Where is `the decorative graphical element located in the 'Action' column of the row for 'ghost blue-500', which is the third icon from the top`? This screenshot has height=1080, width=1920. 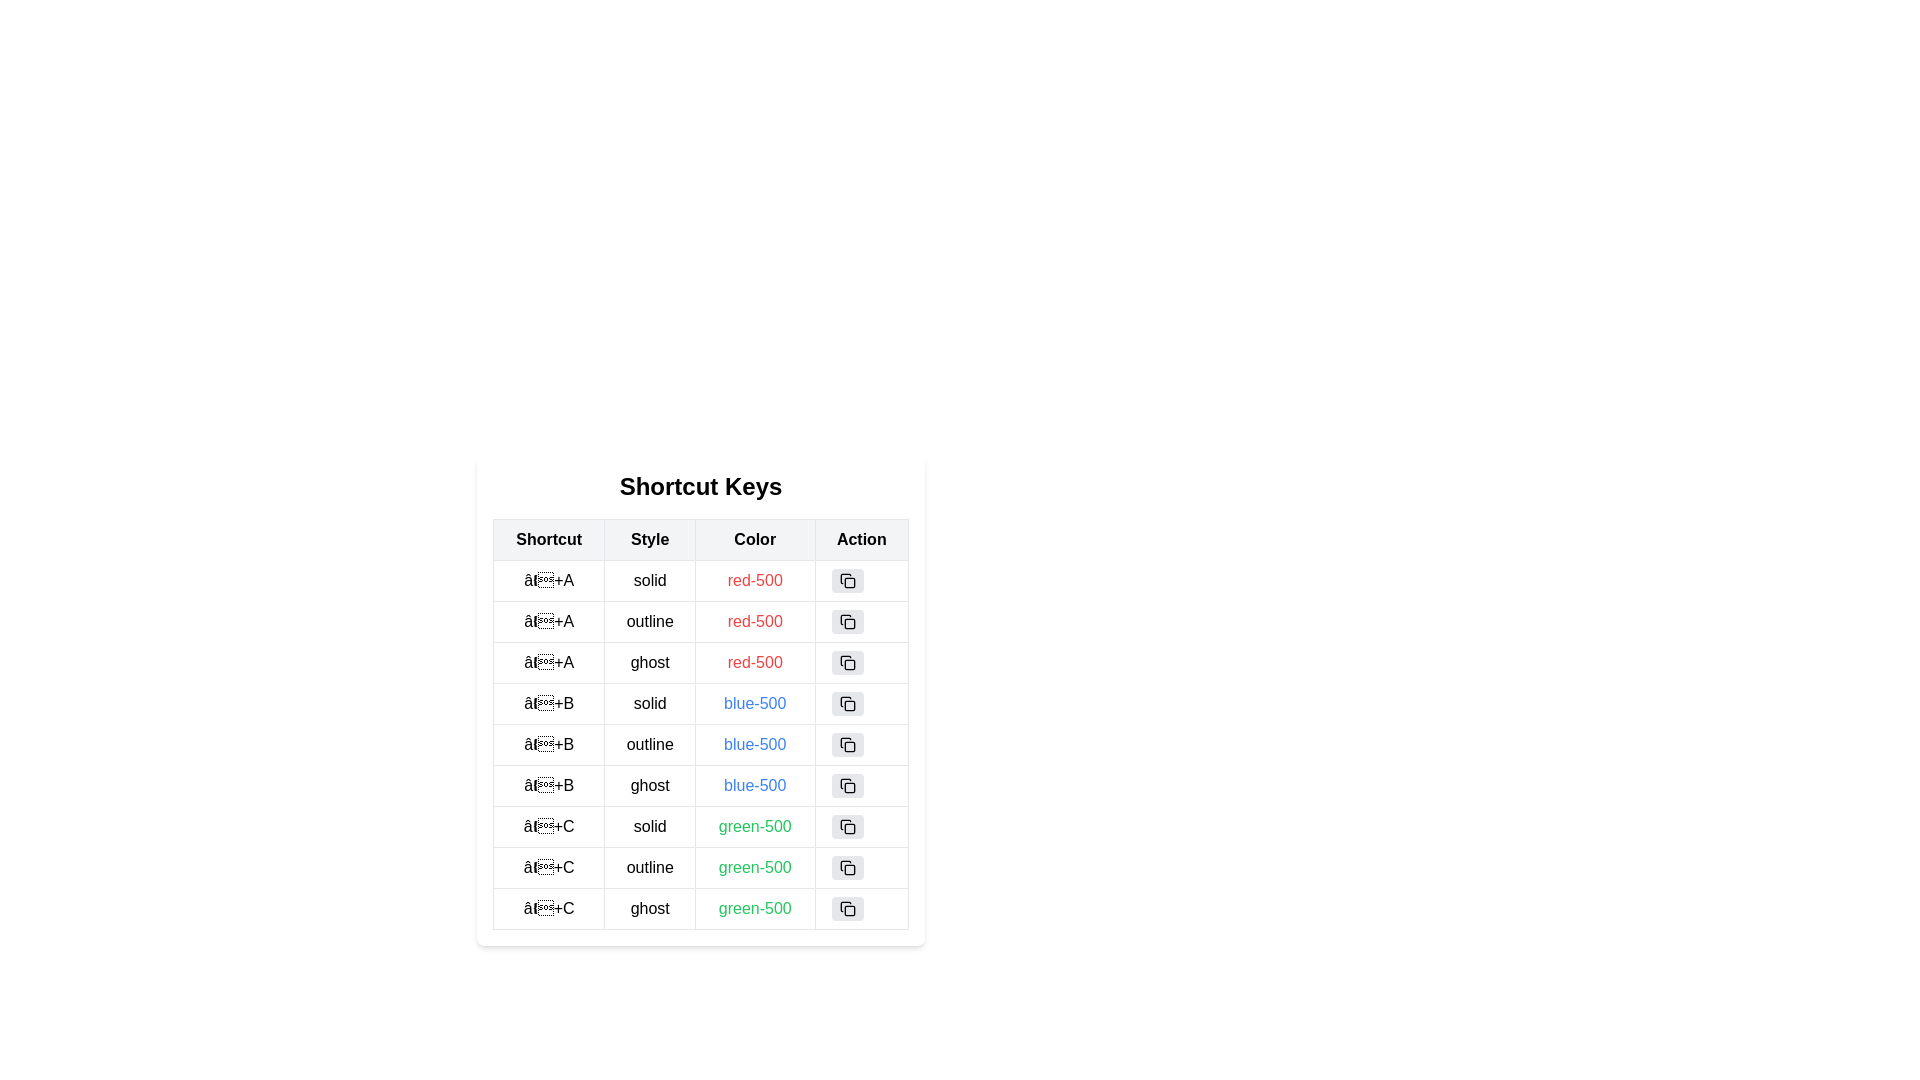
the decorative graphical element located in the 'Action' column of the row for 'ghost blue-500', which is the third icon from the top is located at coordinates (849, 786).